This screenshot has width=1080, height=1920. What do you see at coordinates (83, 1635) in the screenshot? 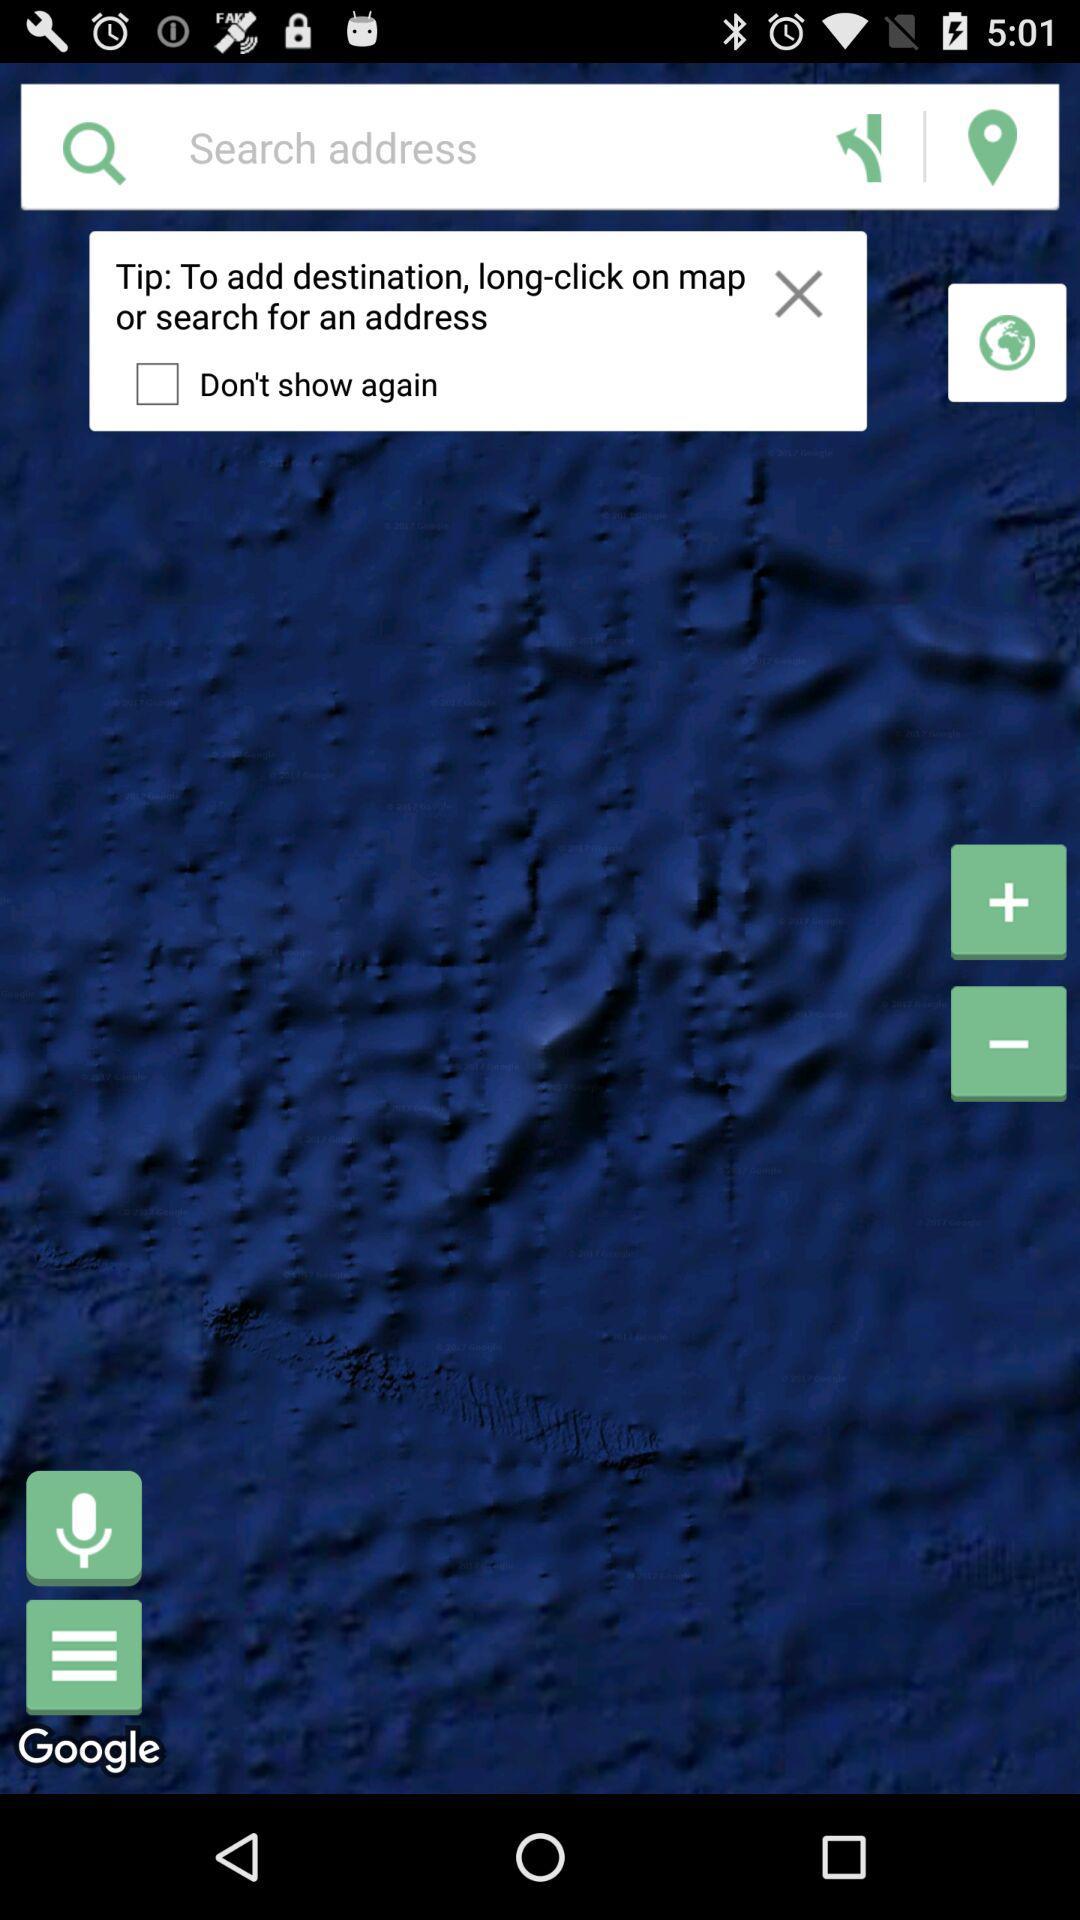
I see `the microphone icon` at bounding box center [83, 1635].